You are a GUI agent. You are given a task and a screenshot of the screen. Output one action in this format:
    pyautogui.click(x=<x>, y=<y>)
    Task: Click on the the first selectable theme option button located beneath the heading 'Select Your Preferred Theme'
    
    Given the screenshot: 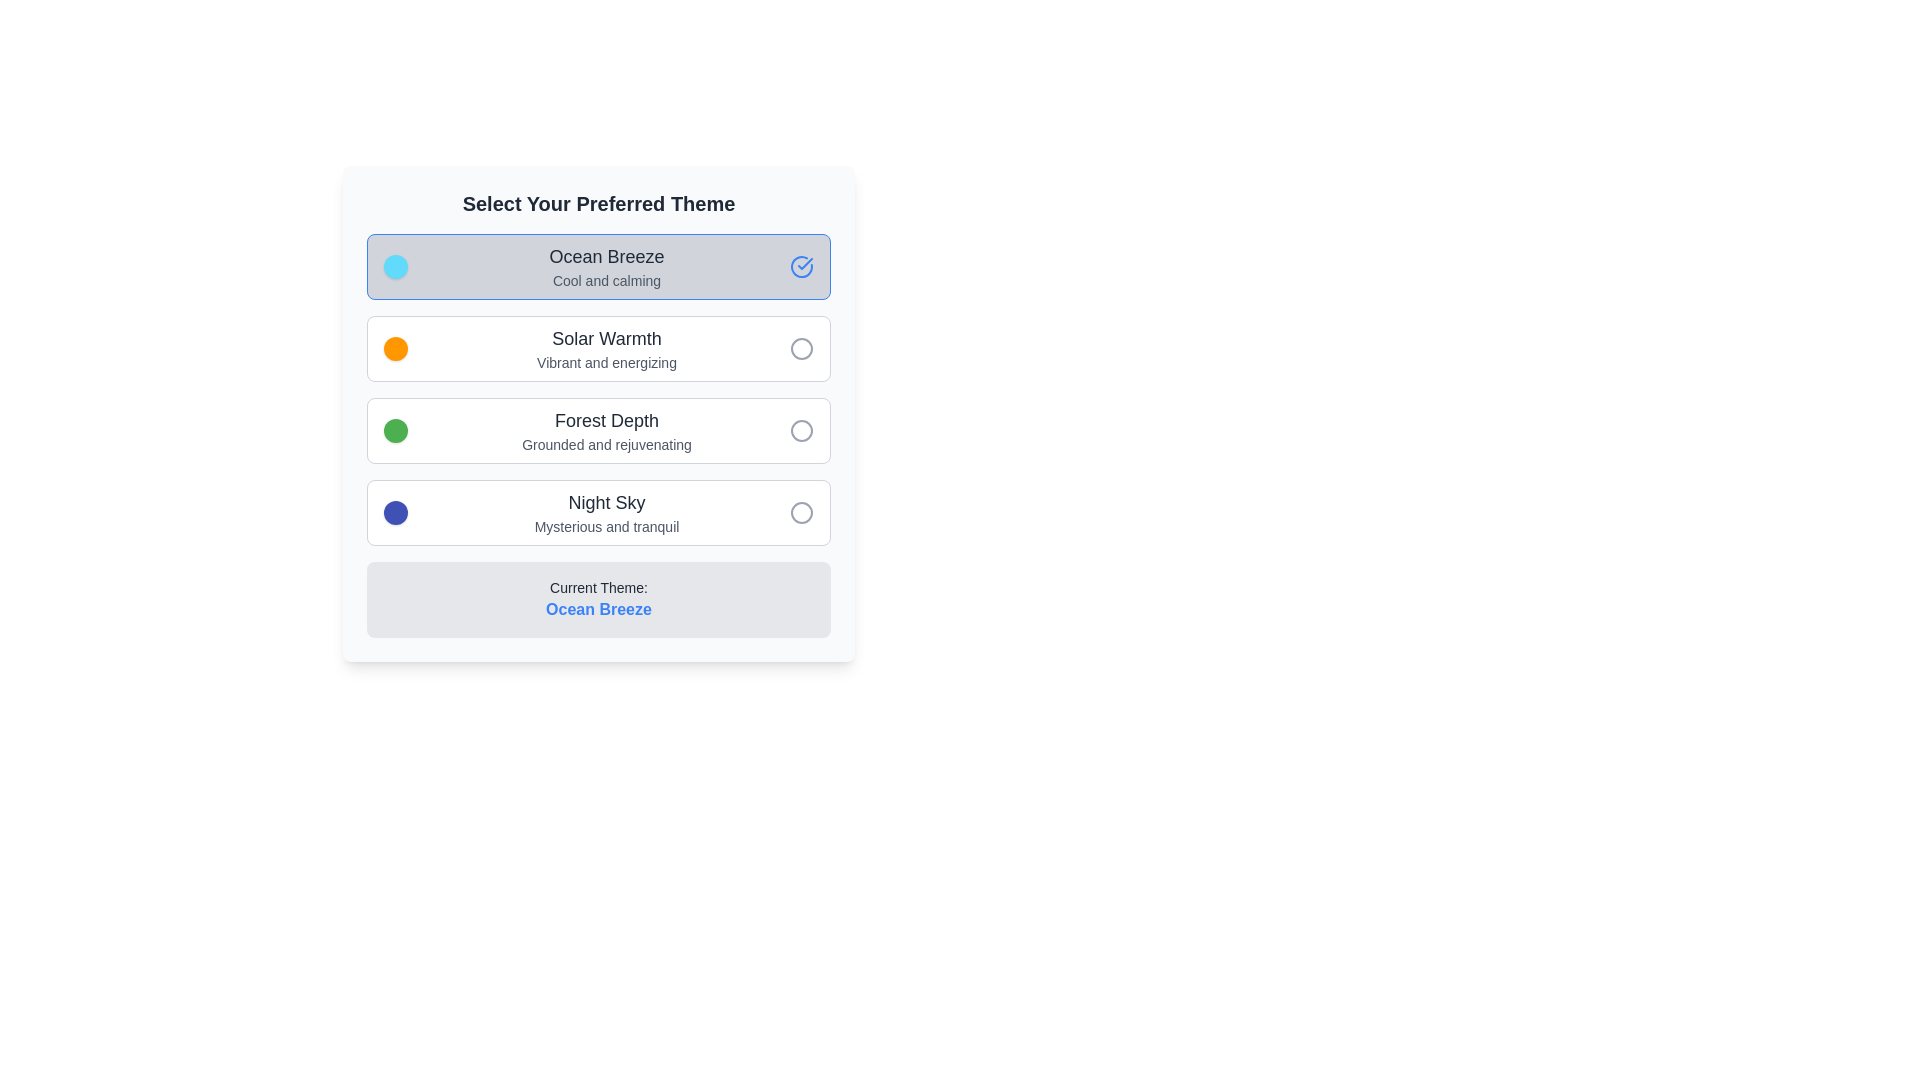 What is the action you would take?
    pyautogui.click(x=598, y=265)
    